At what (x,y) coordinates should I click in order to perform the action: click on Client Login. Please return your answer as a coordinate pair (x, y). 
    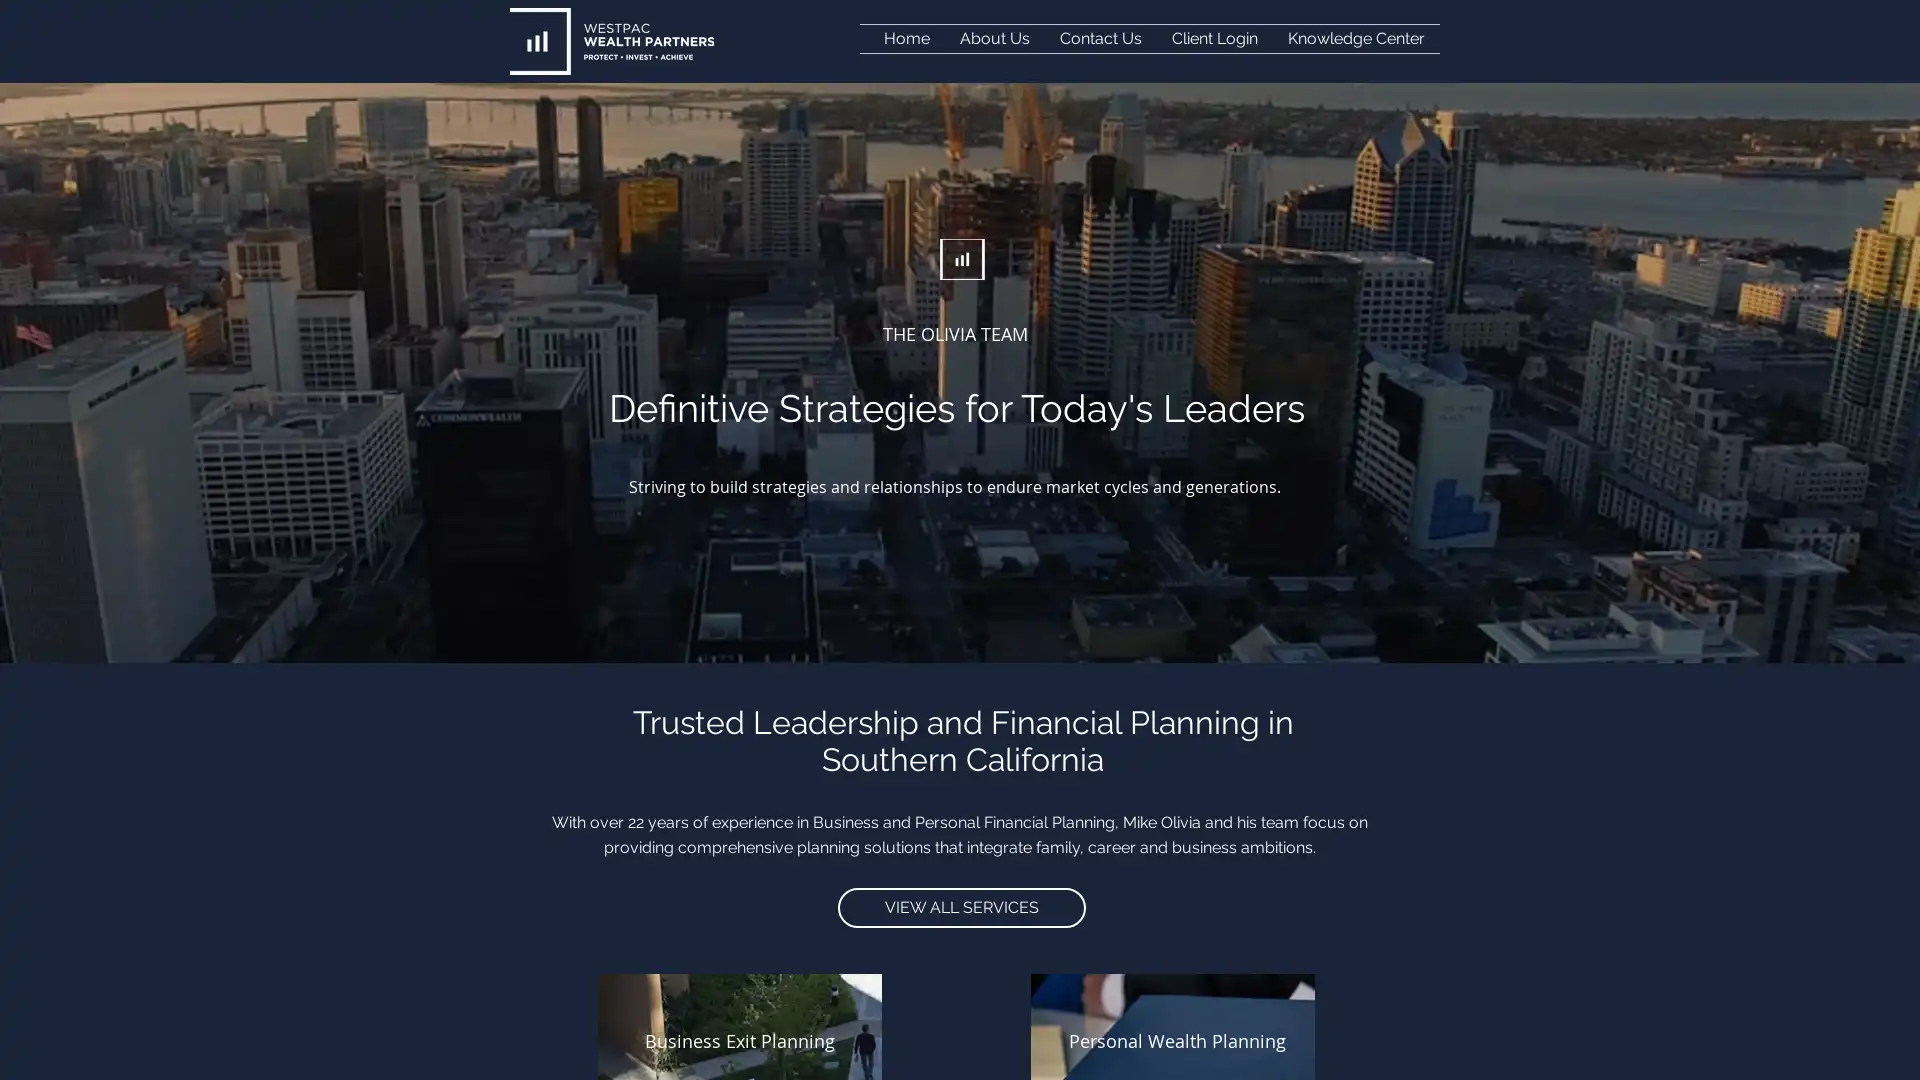
    Looking at the image, I should click on (1213, 38).